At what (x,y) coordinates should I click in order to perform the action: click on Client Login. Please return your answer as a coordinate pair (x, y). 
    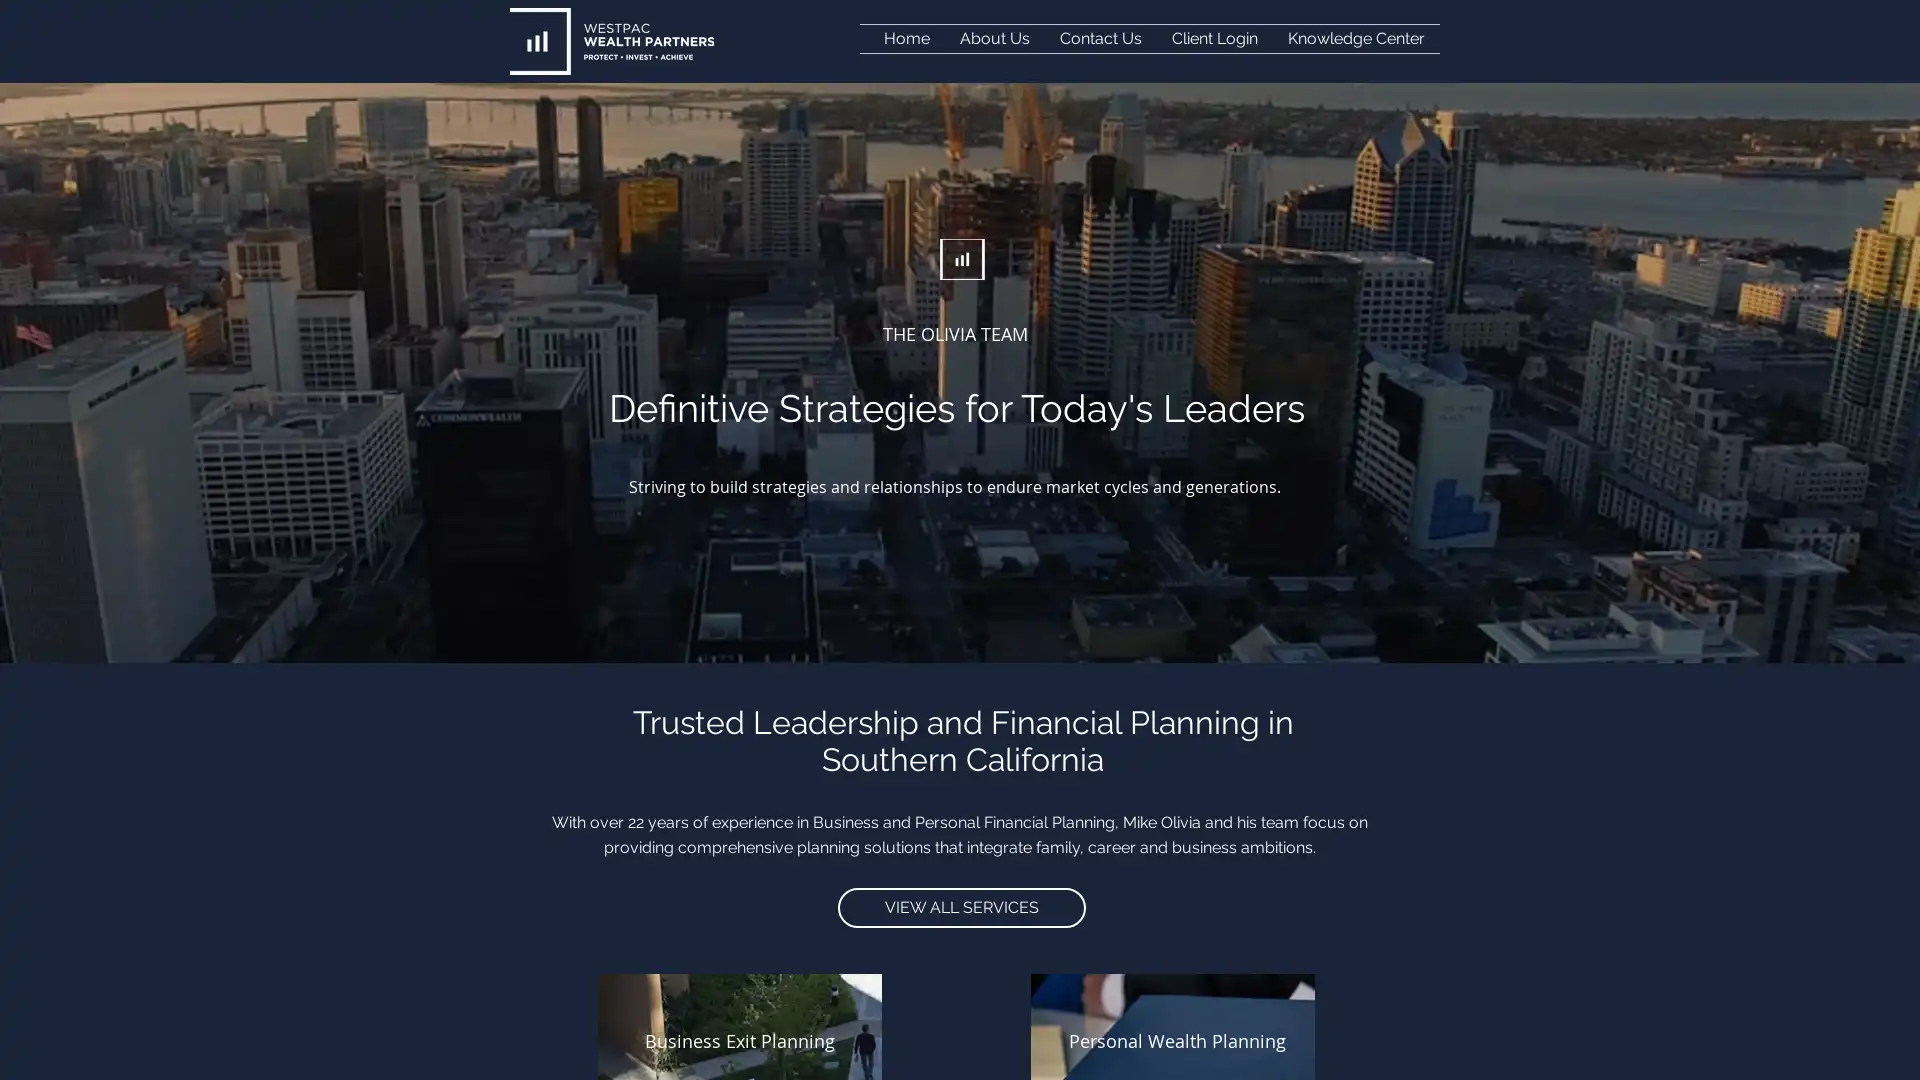
    Looking at the image, I should click on (1213, 38).